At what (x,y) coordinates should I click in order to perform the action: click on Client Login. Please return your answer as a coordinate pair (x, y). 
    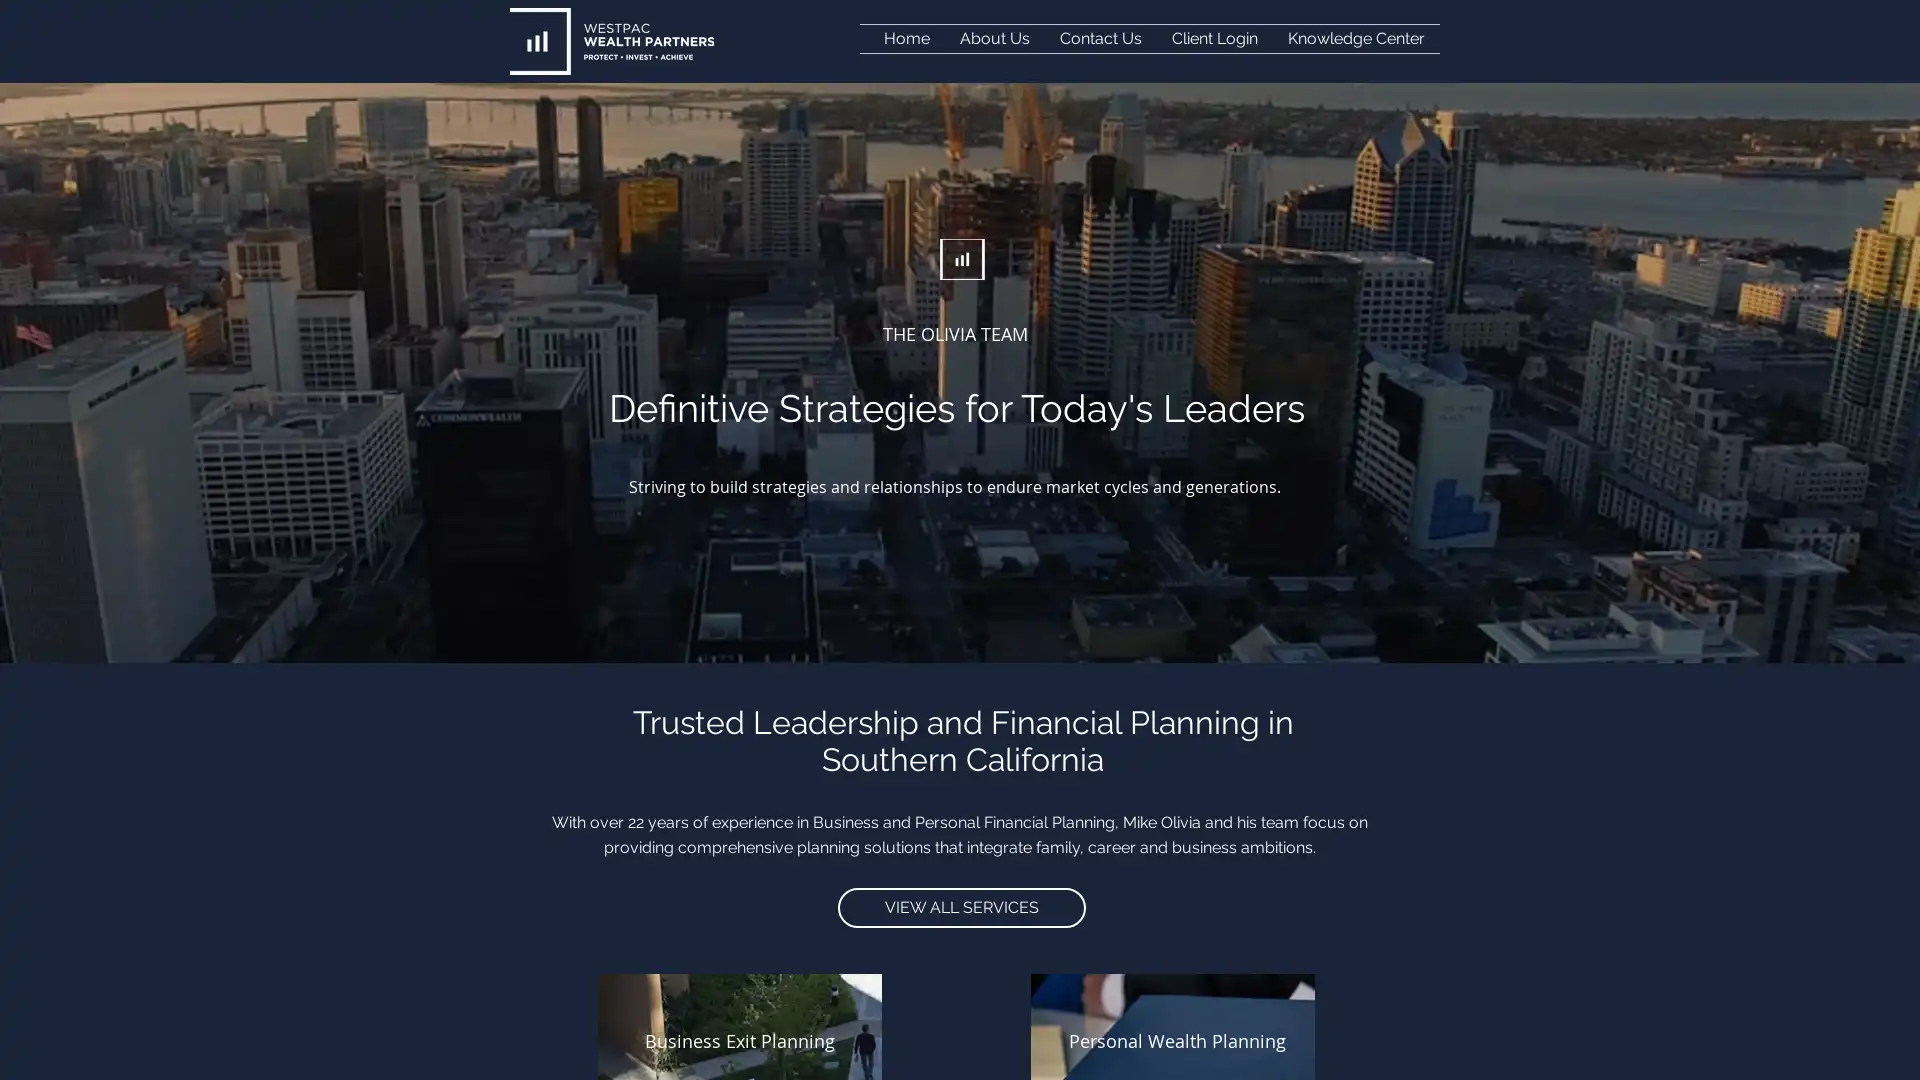
    Looking at the image, I should click on (1213, 38).